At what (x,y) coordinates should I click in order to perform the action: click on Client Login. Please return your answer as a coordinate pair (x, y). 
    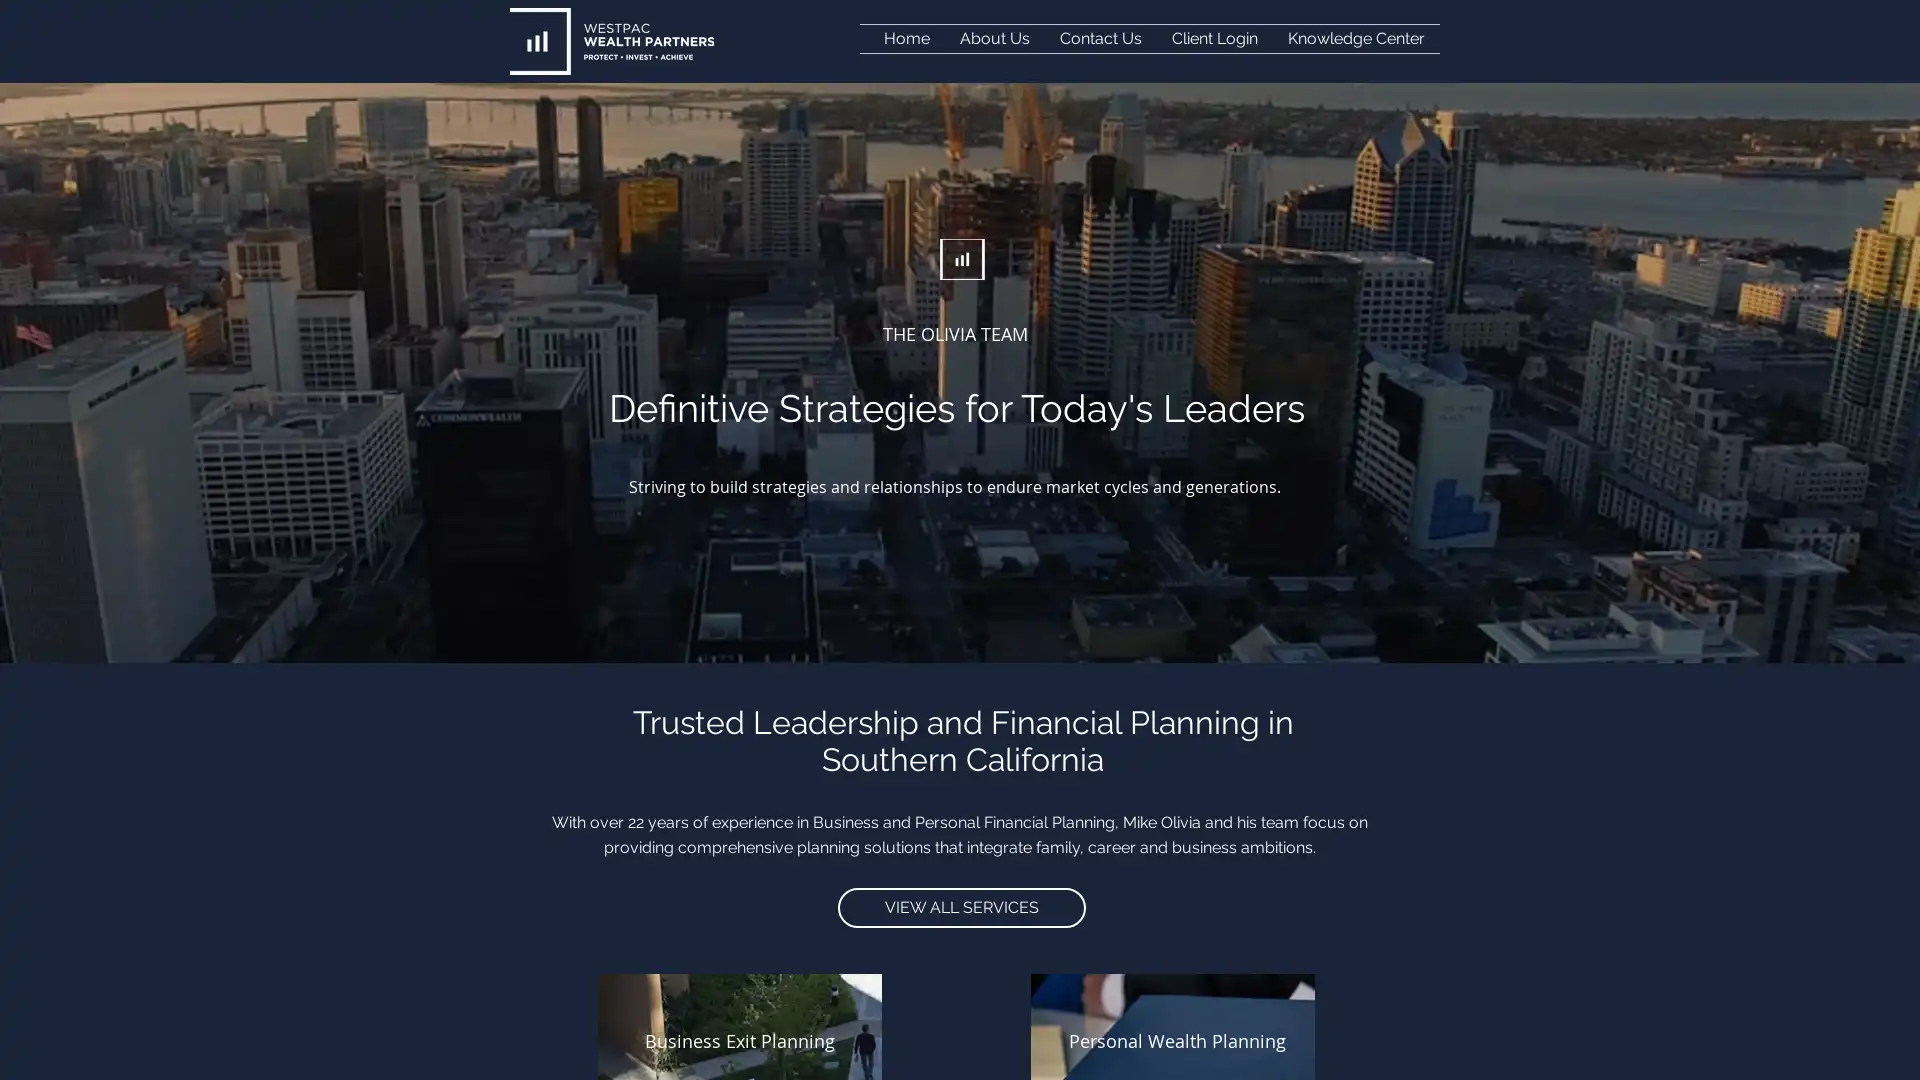
    Looking at the image, I should click on (1213, 38).